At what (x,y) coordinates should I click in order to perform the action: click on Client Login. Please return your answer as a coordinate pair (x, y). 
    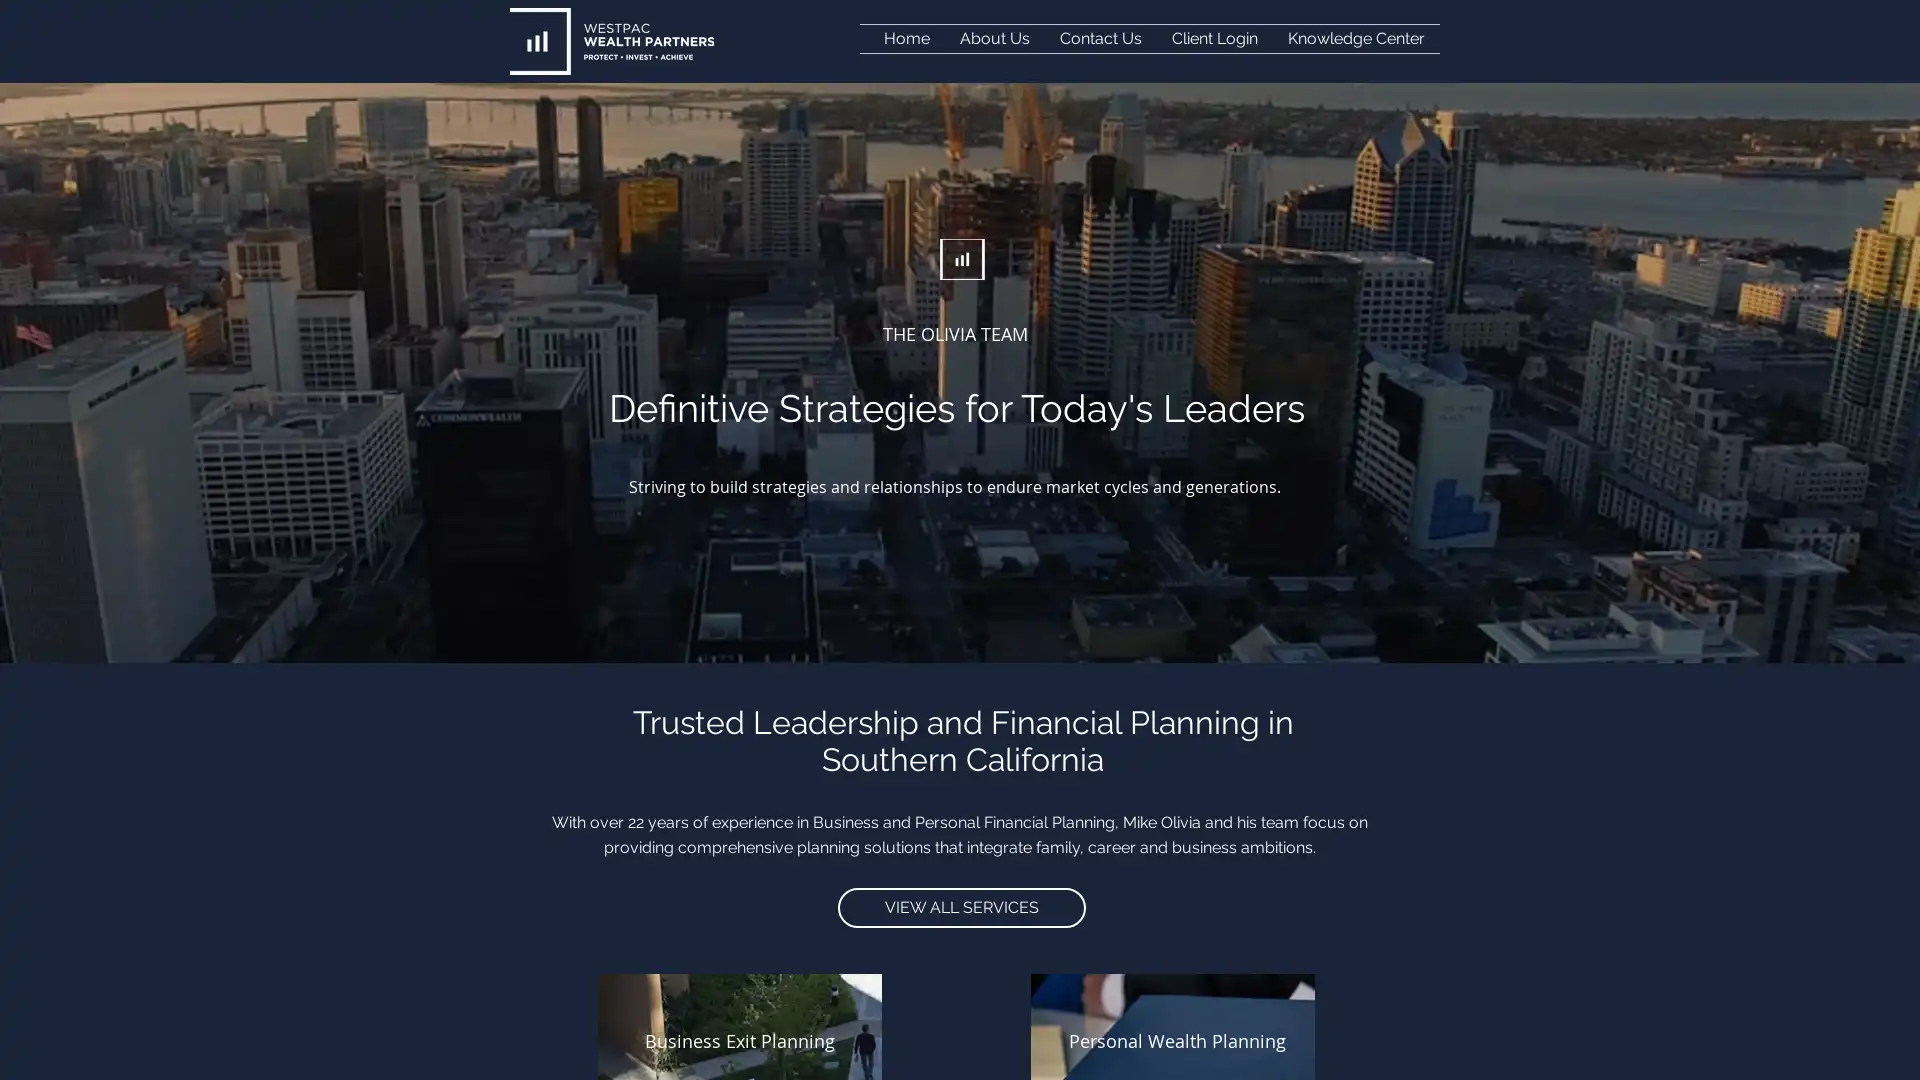
    Looking at the image, I should click on (1213, 38).